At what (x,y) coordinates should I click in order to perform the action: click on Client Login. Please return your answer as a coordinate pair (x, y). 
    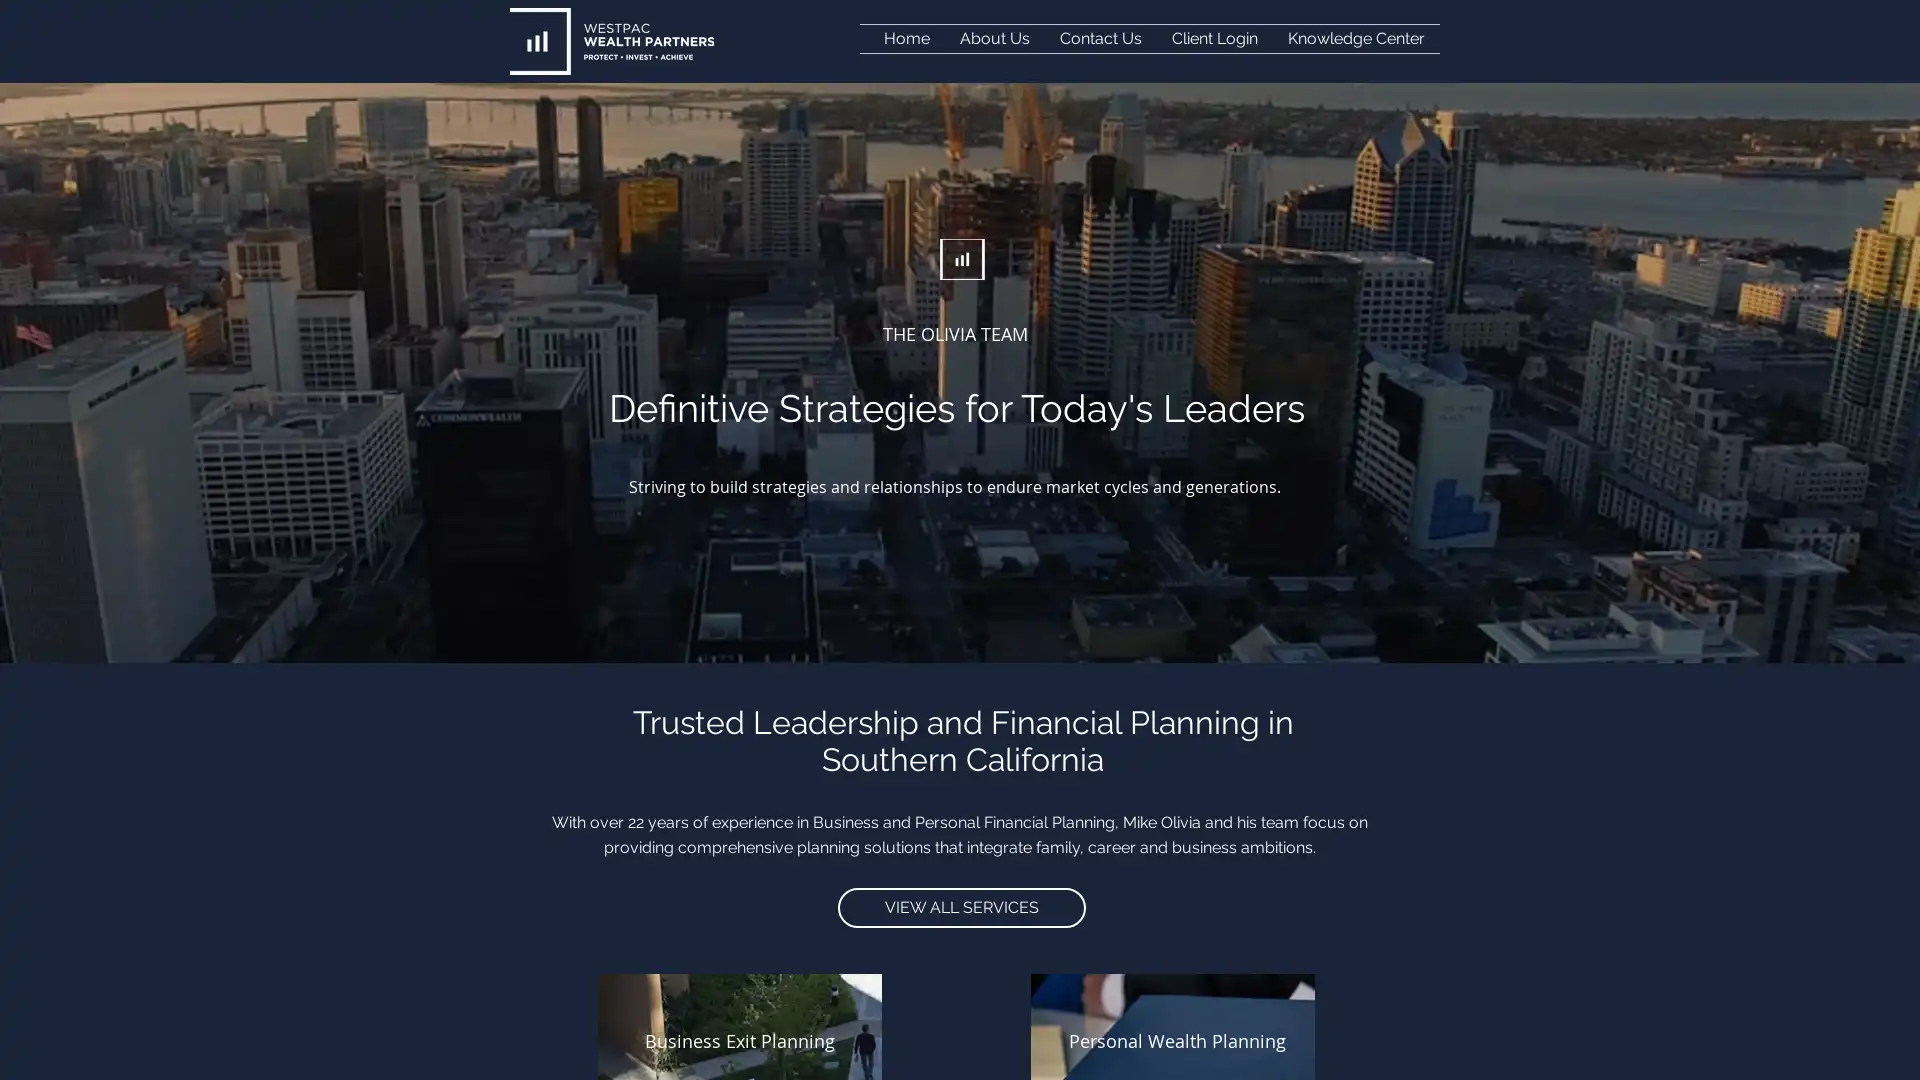
    Looking at the image, I should click on (1213, 38).